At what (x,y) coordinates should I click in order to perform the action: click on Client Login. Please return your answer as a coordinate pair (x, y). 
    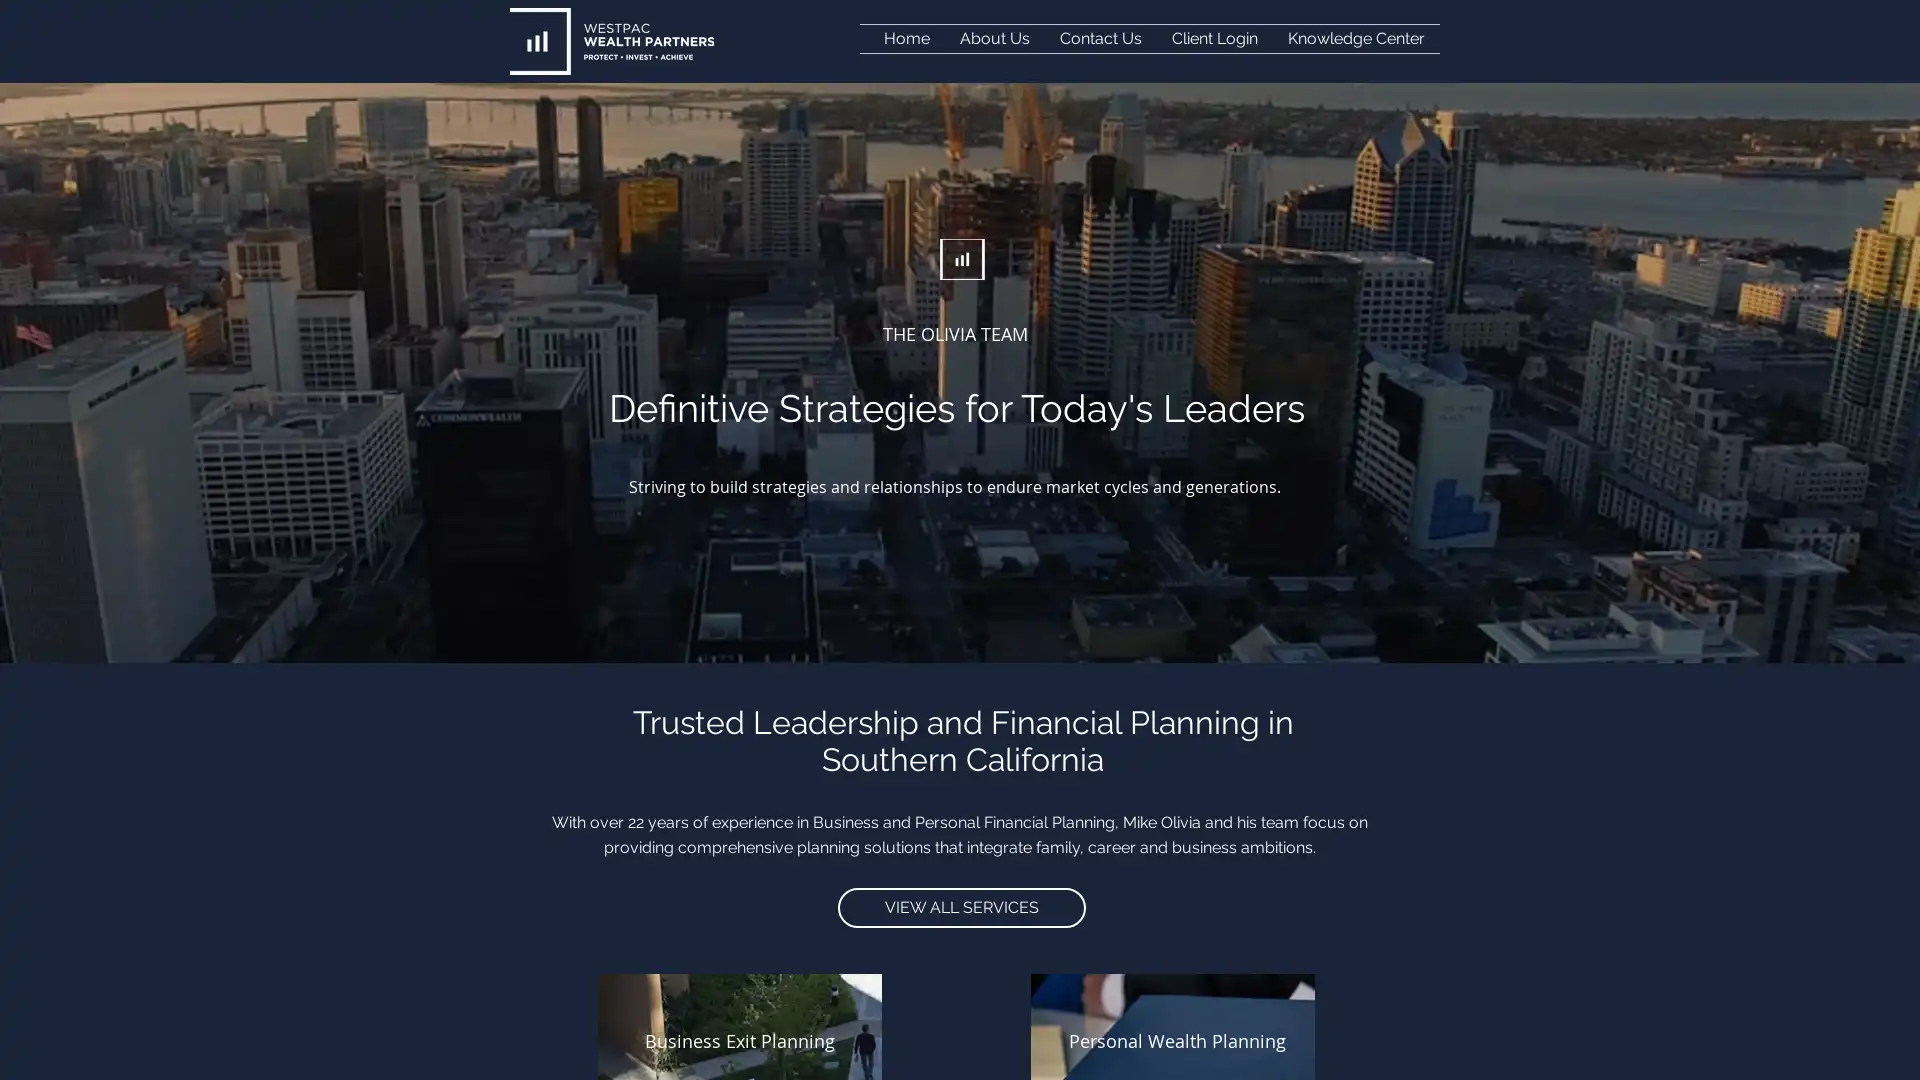
    Looking at the image, I should click on (1213, 38).